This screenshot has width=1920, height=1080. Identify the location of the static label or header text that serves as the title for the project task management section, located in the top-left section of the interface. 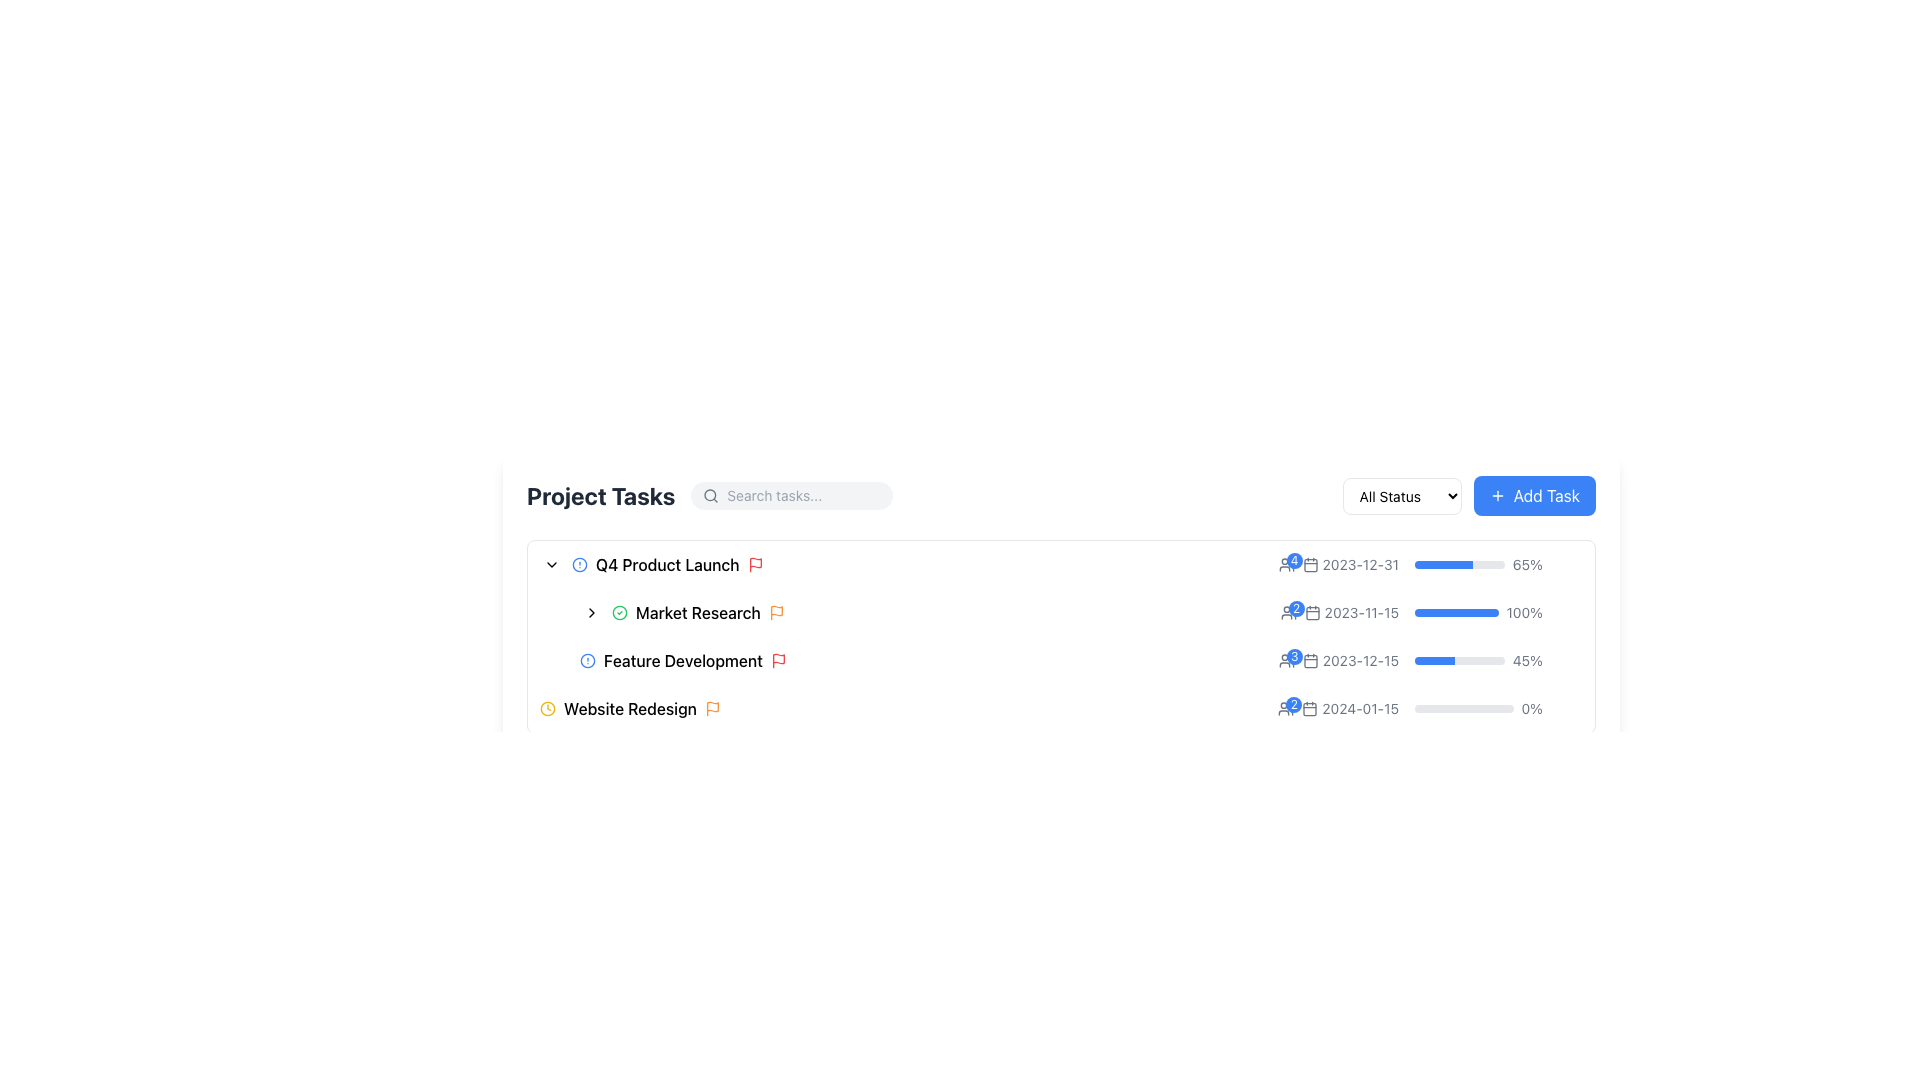
(600, 495).